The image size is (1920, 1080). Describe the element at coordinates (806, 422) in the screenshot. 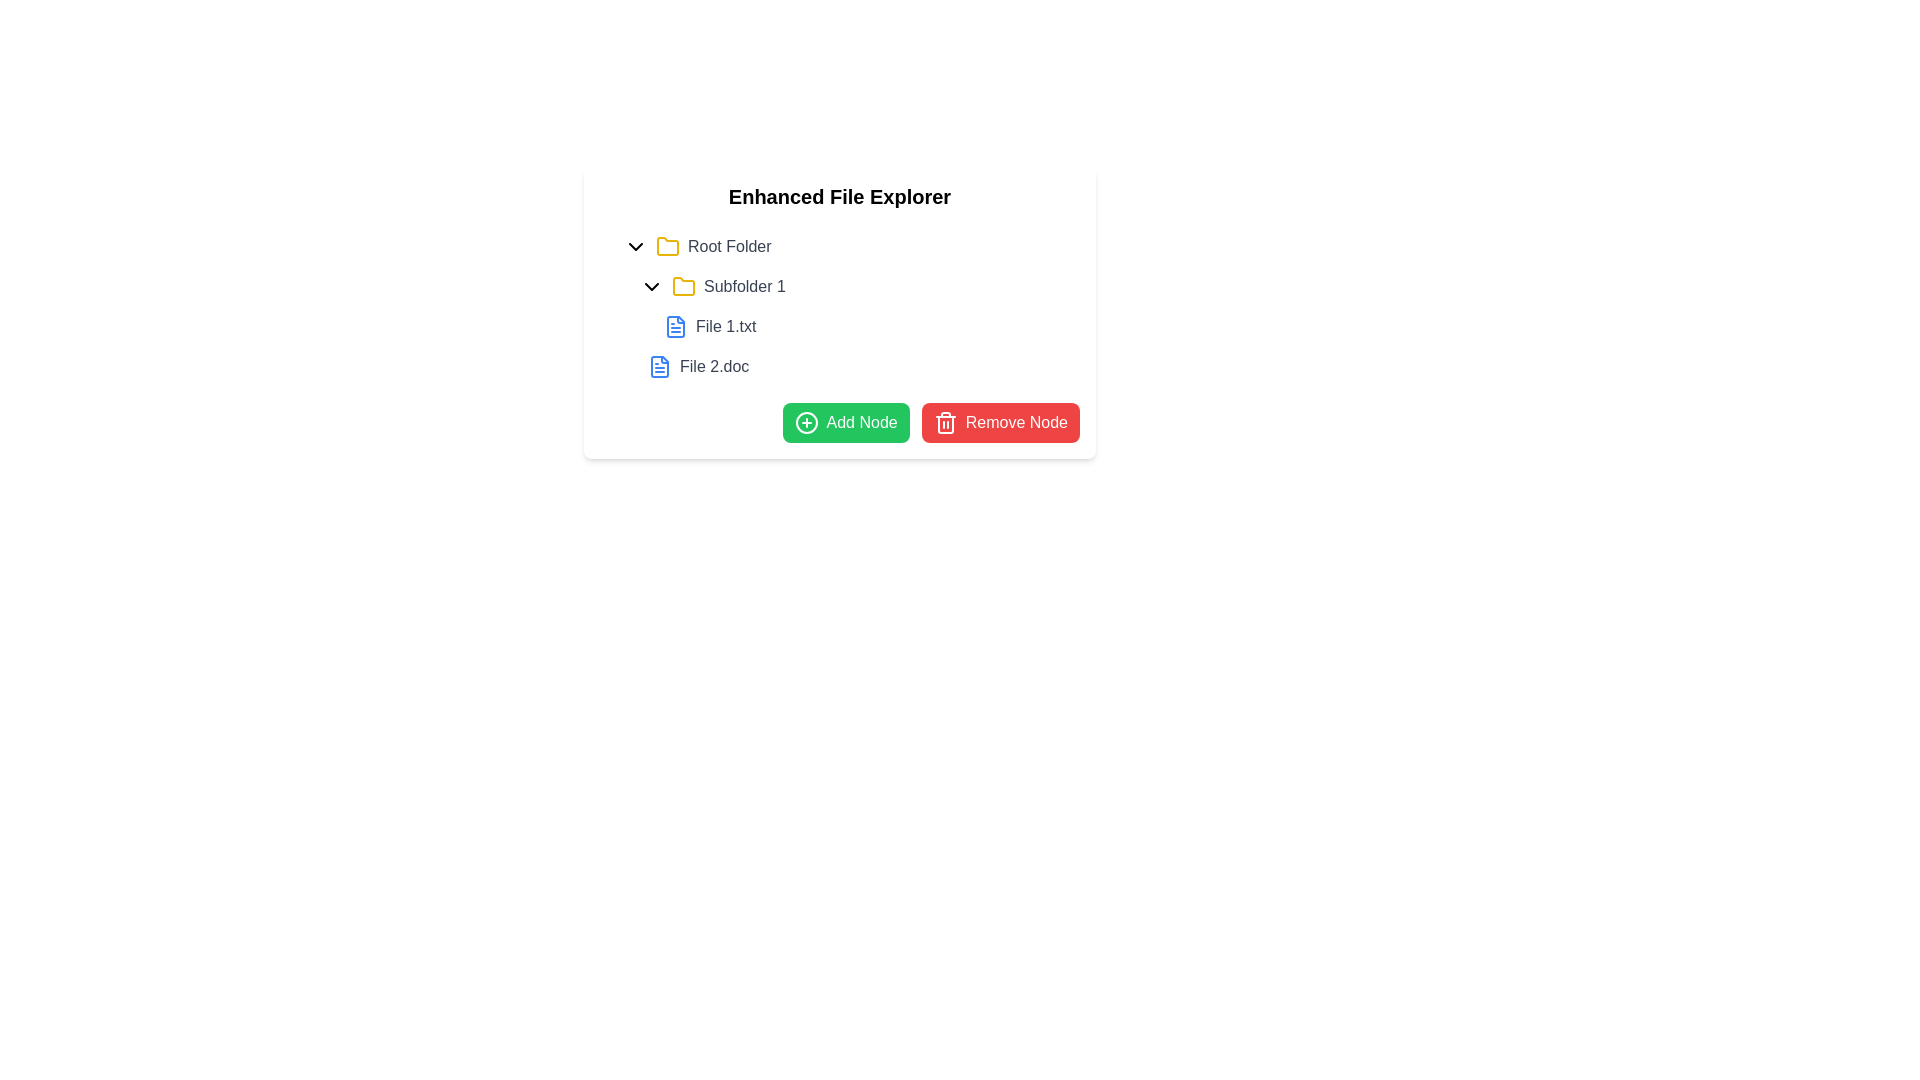

I see `the green rounded rectangular button labeled 'Add Node', which contains the SVG icon for adding a new node` at that location.